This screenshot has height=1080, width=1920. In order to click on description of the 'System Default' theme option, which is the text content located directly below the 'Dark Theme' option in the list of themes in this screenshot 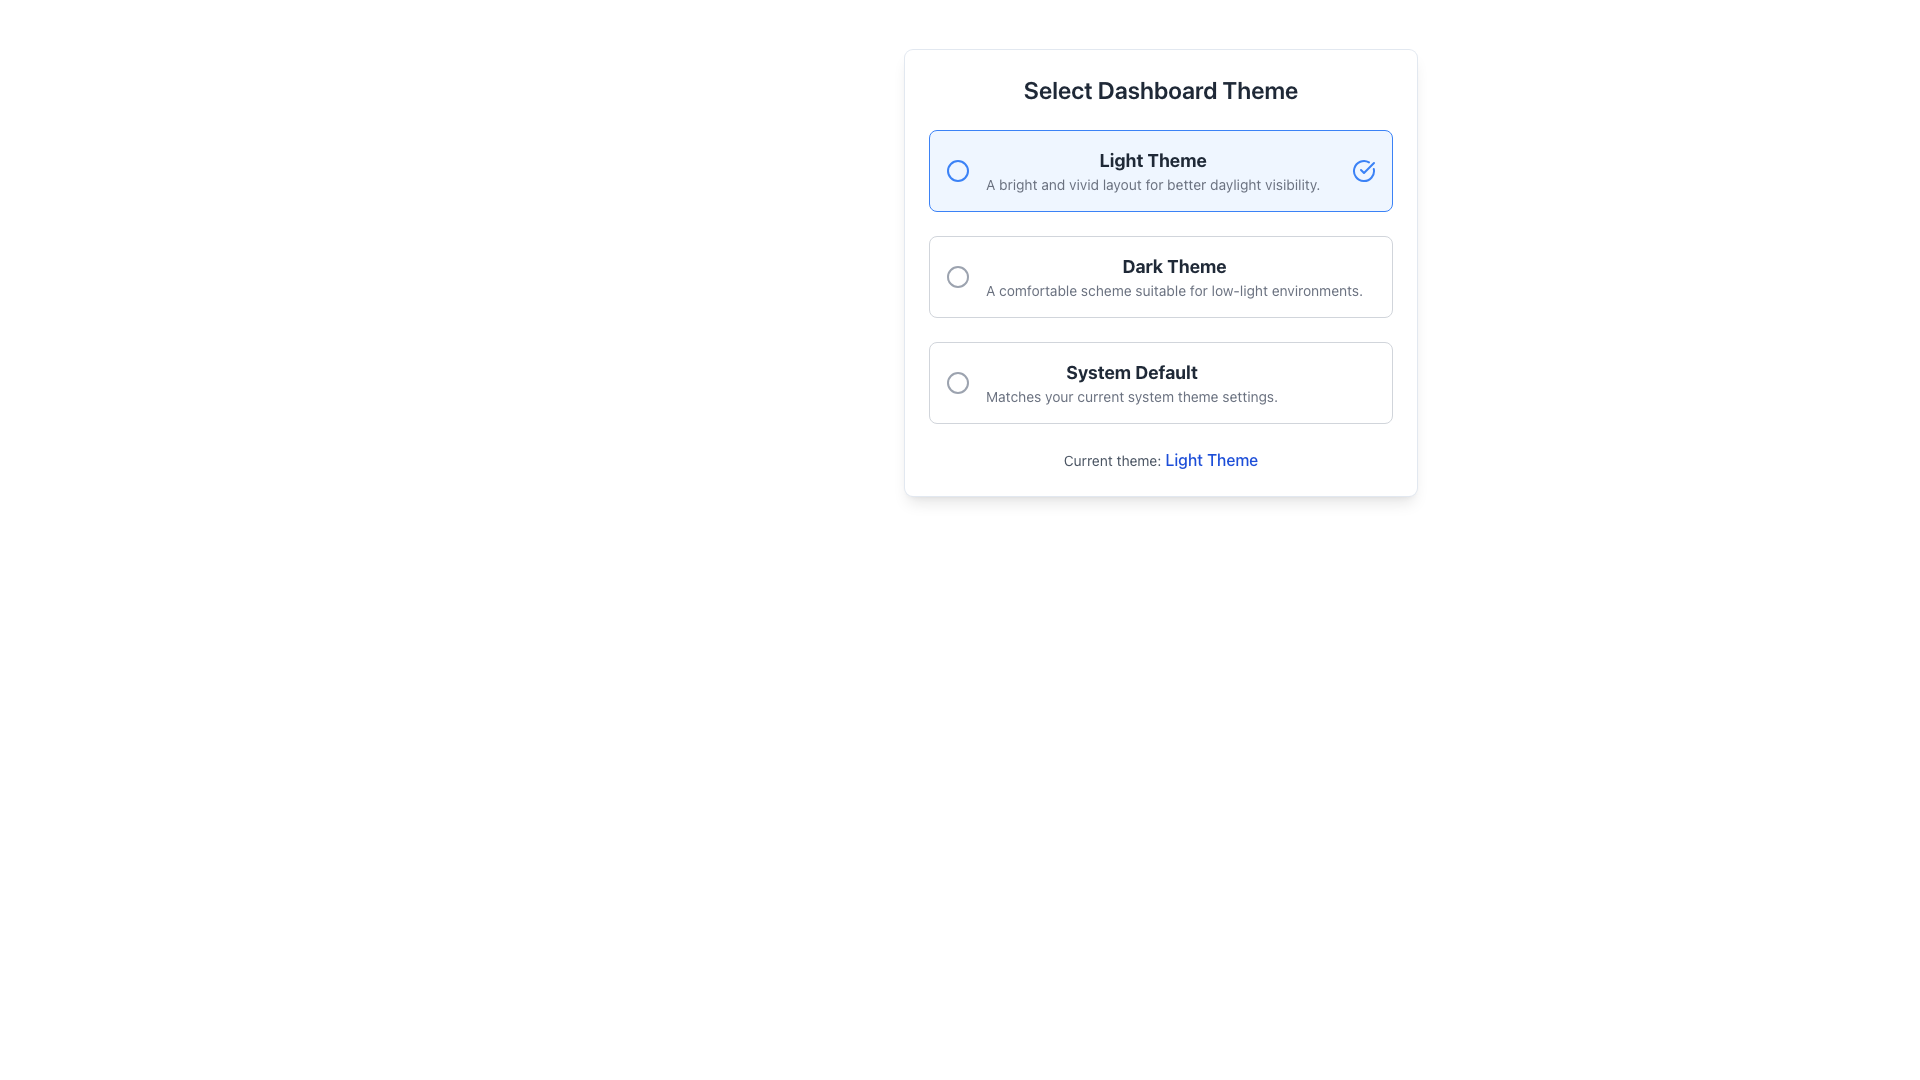, I will do `click(1132, 382)`.